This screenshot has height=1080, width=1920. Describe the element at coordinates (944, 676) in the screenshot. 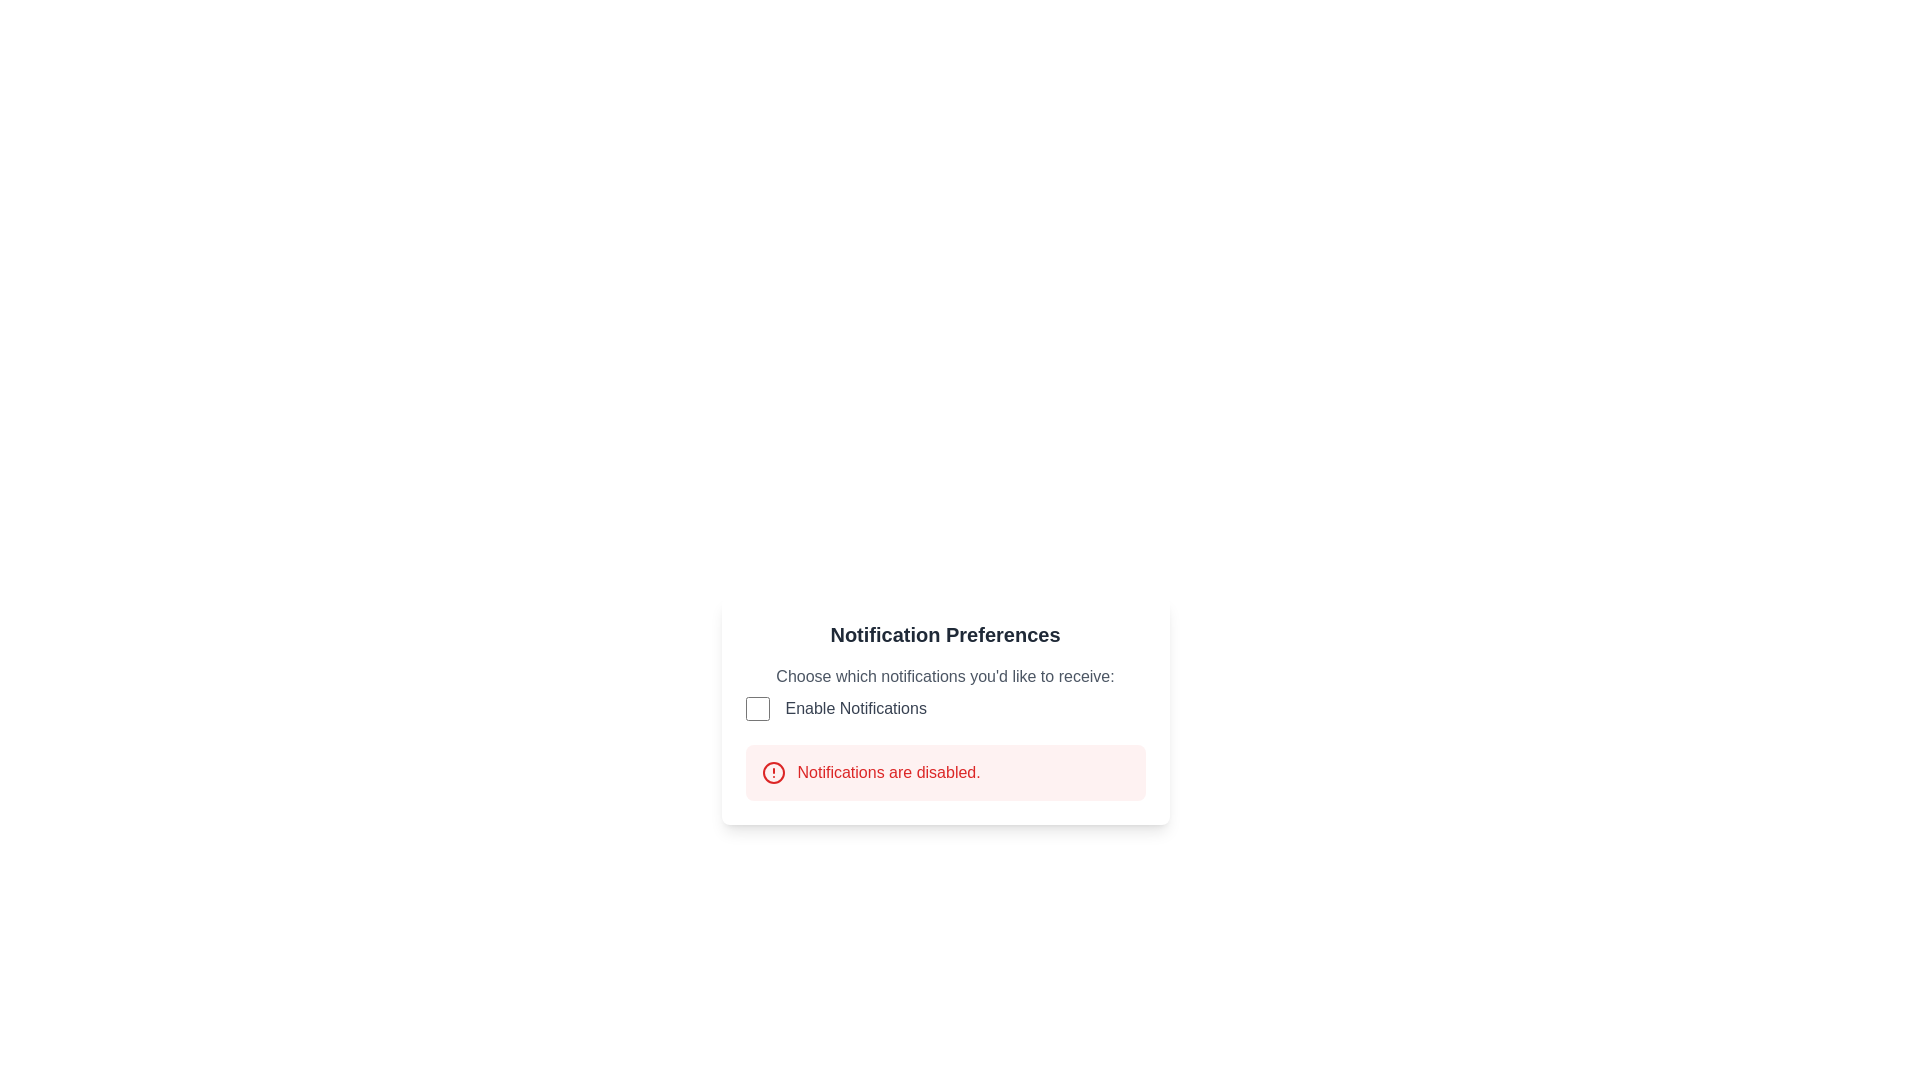

I see `the static text label that provides context for selecting notifications, positioned above the 'Enable Notifications' checkbox` at that location.